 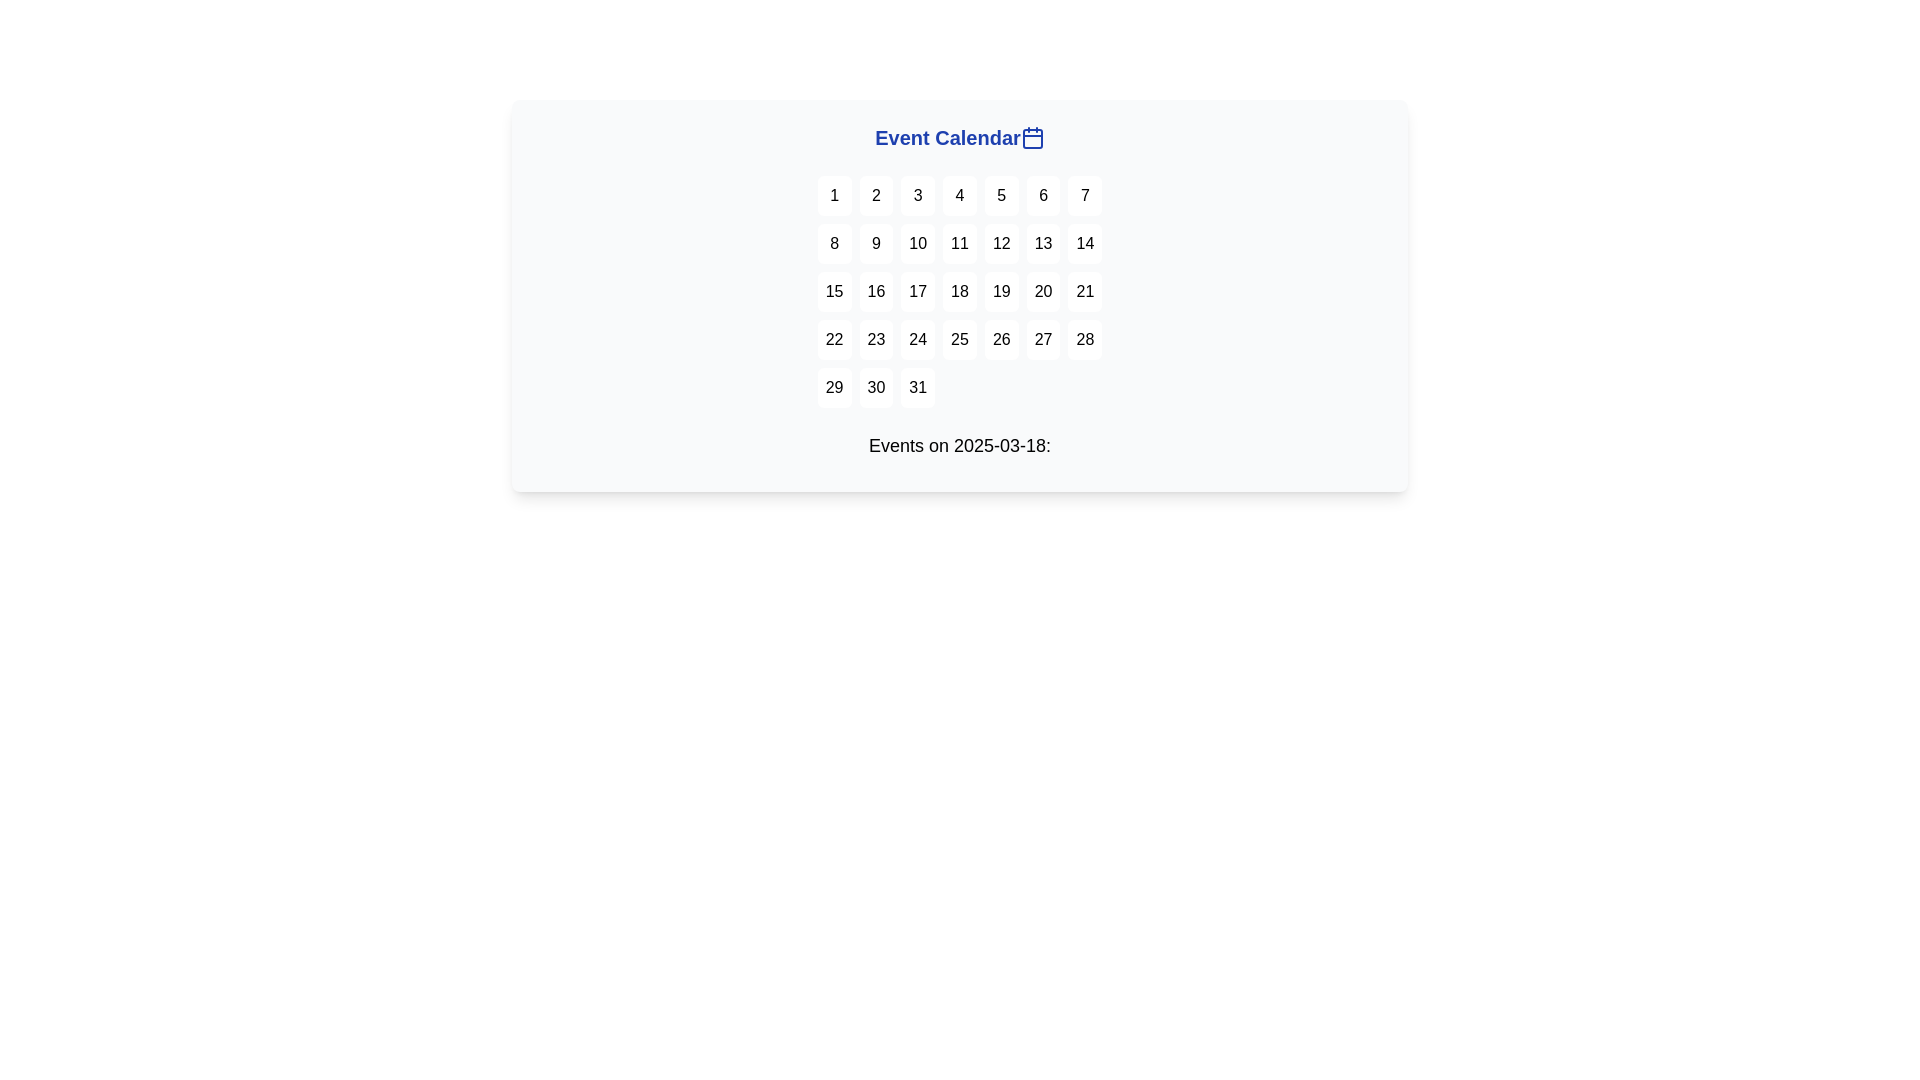 What do you see at coordinates (1084, 196) in the screenshot?
I see `the selectable date button representing the 7th day of the month in the calendar interface to change its background color` at bounding box center [1084, 196].